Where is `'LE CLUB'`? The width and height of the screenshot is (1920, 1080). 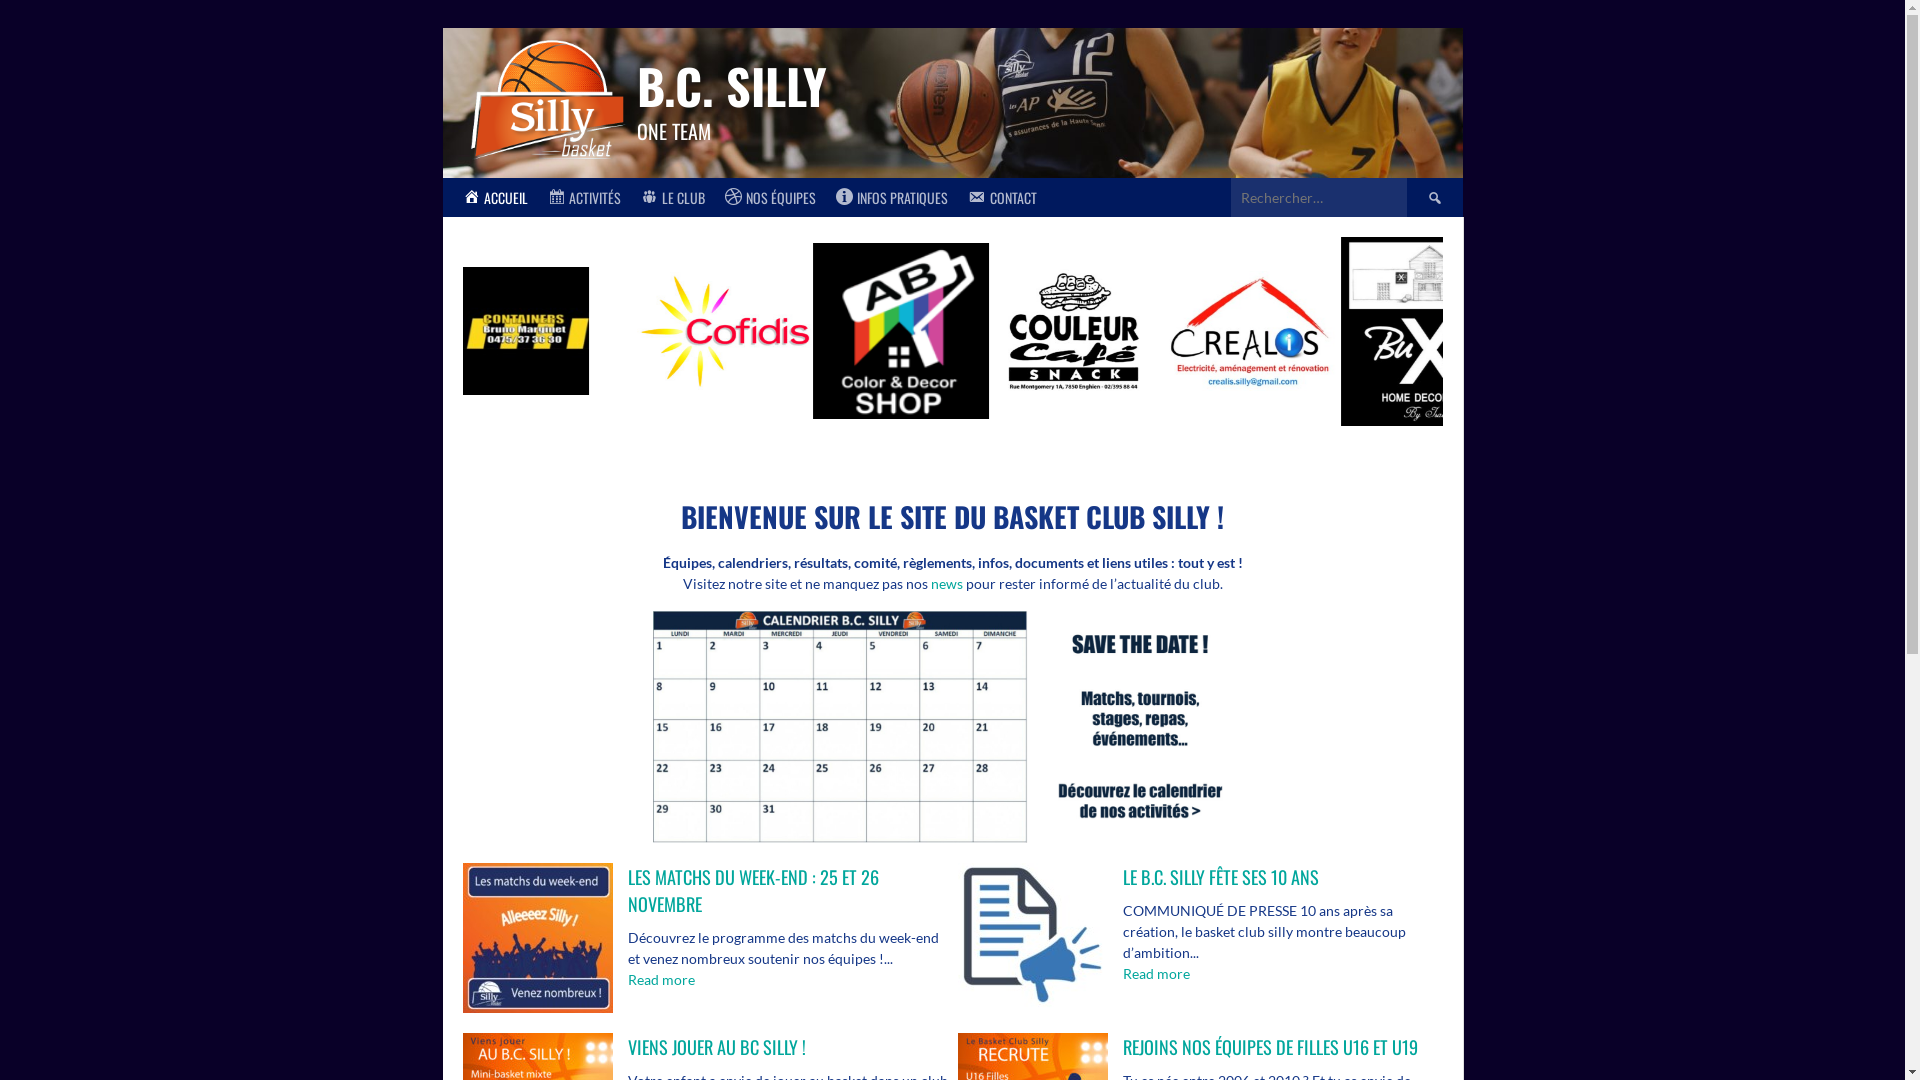
'LE CLUB' is located at coordinates (672, 197).